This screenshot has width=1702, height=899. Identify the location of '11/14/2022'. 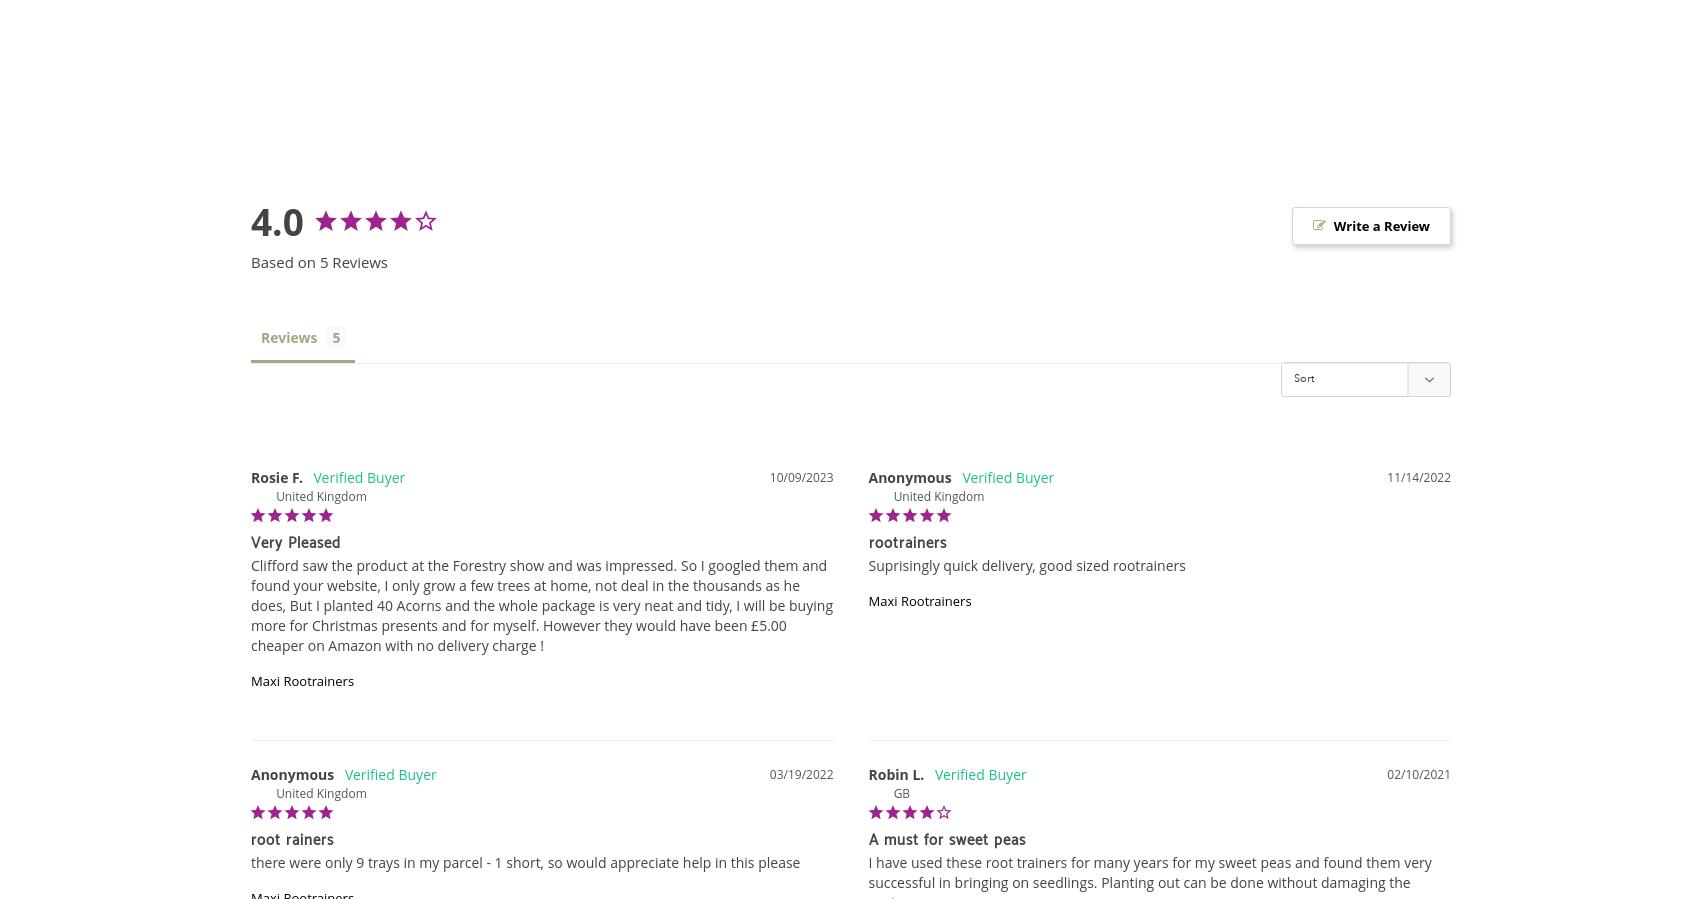
(1417, 476).